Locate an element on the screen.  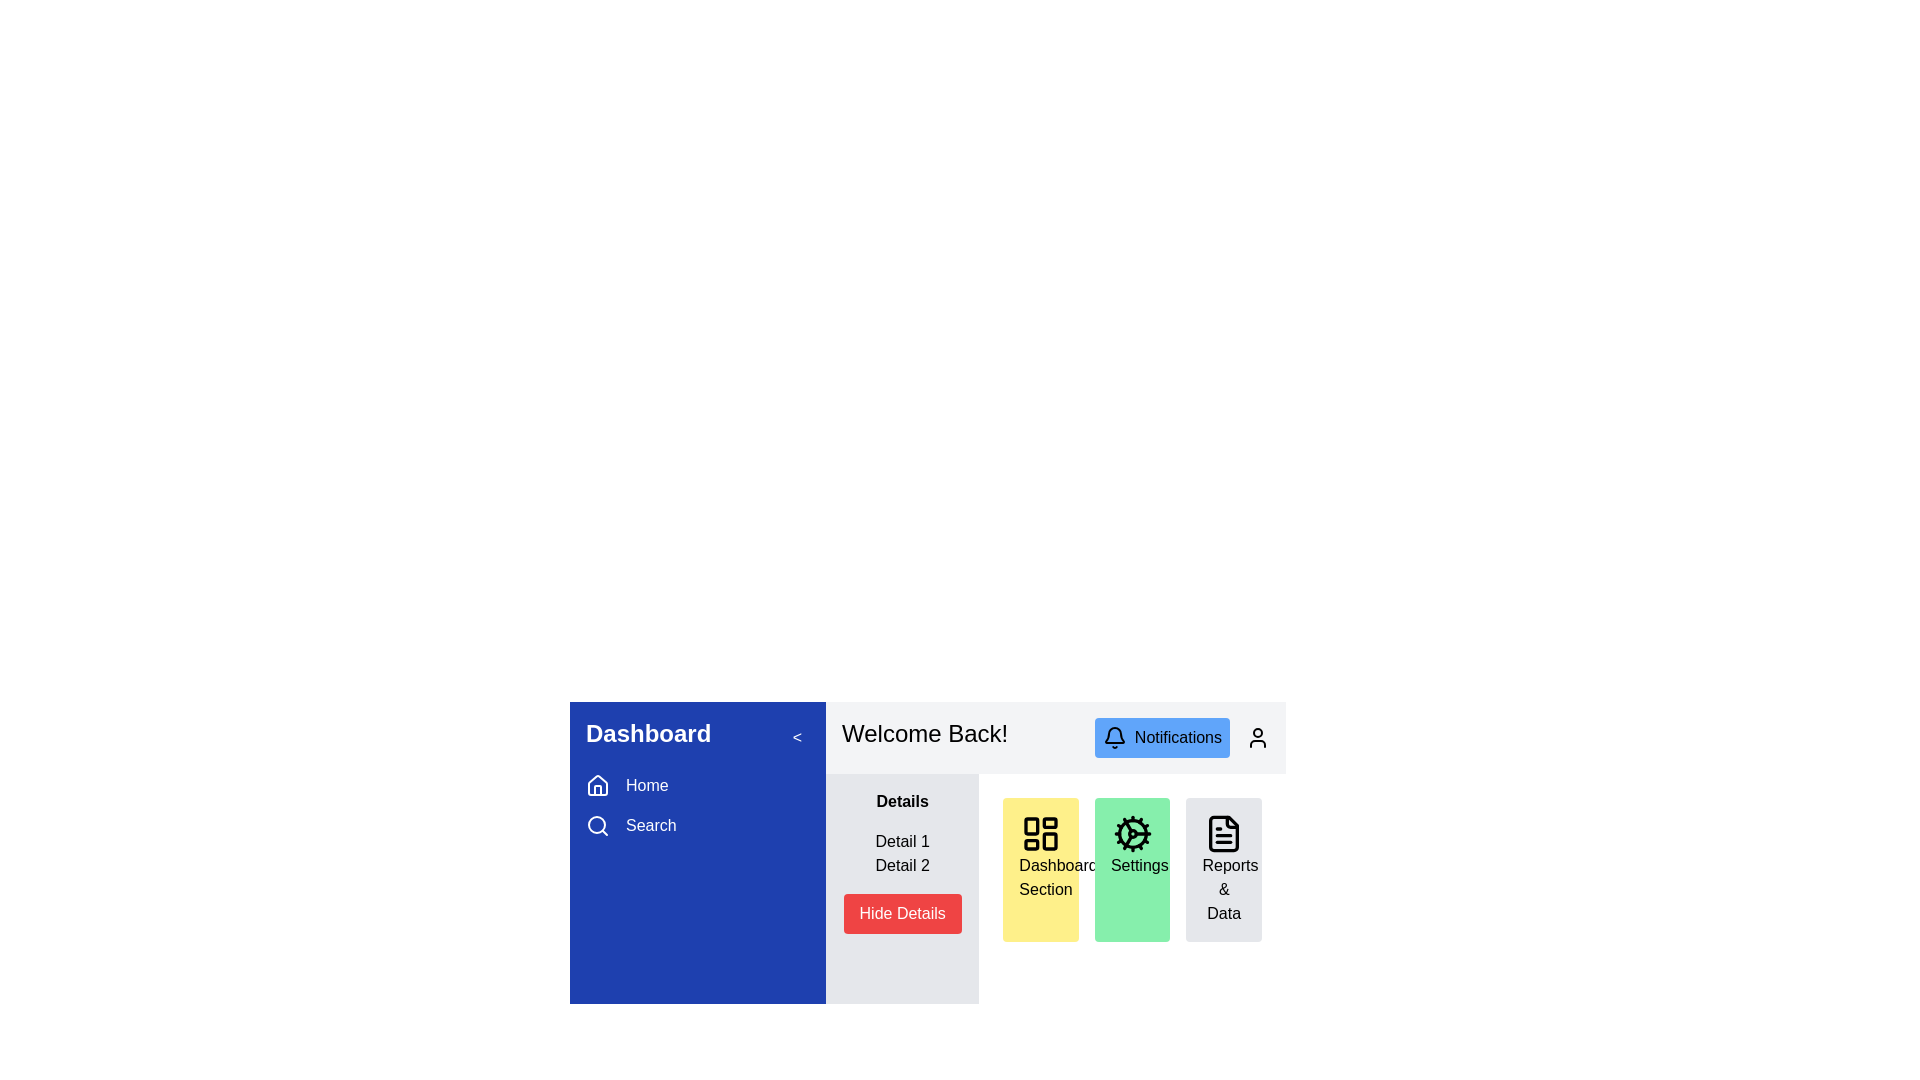
the house icon in the navigation sidebar, which is styled in white on a blue background and symbolizes the home or main page is located at coordinates (597, 785).